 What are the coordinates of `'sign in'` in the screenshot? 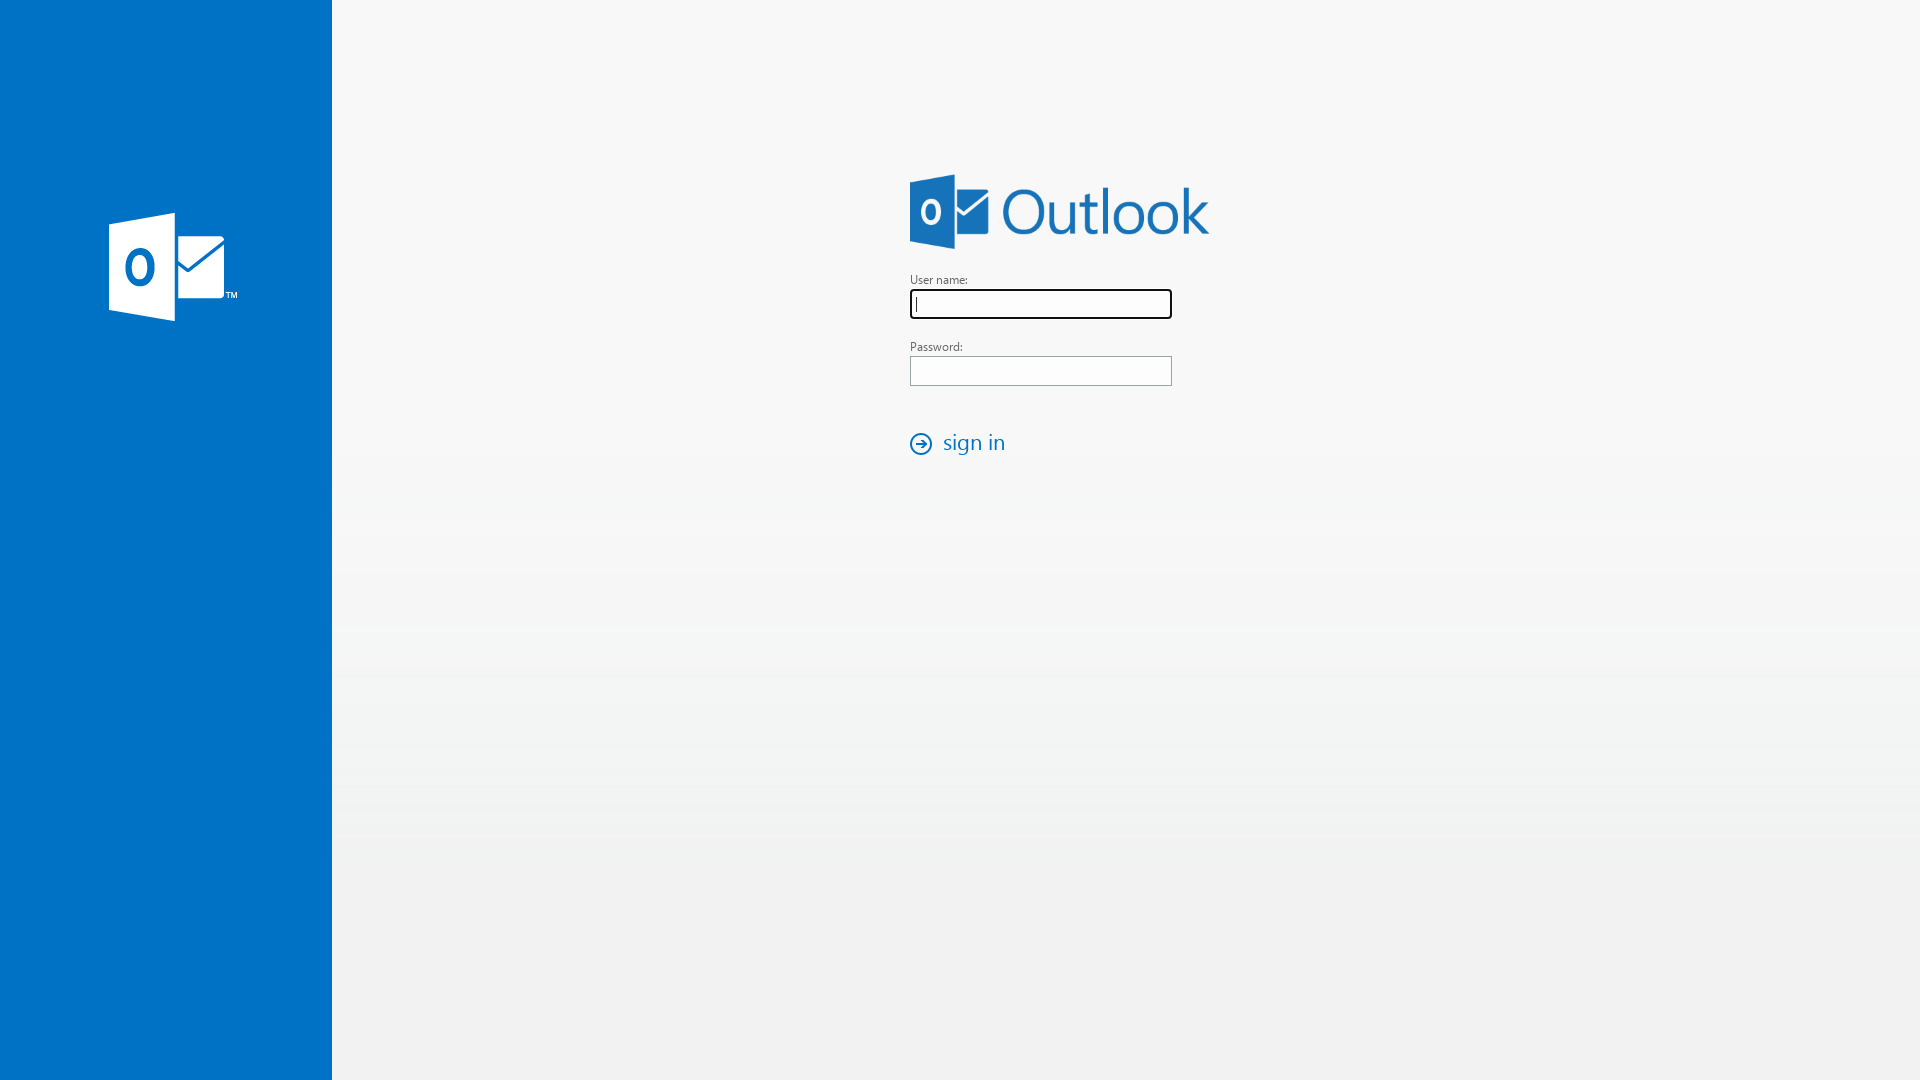 It's located at (963, 442).